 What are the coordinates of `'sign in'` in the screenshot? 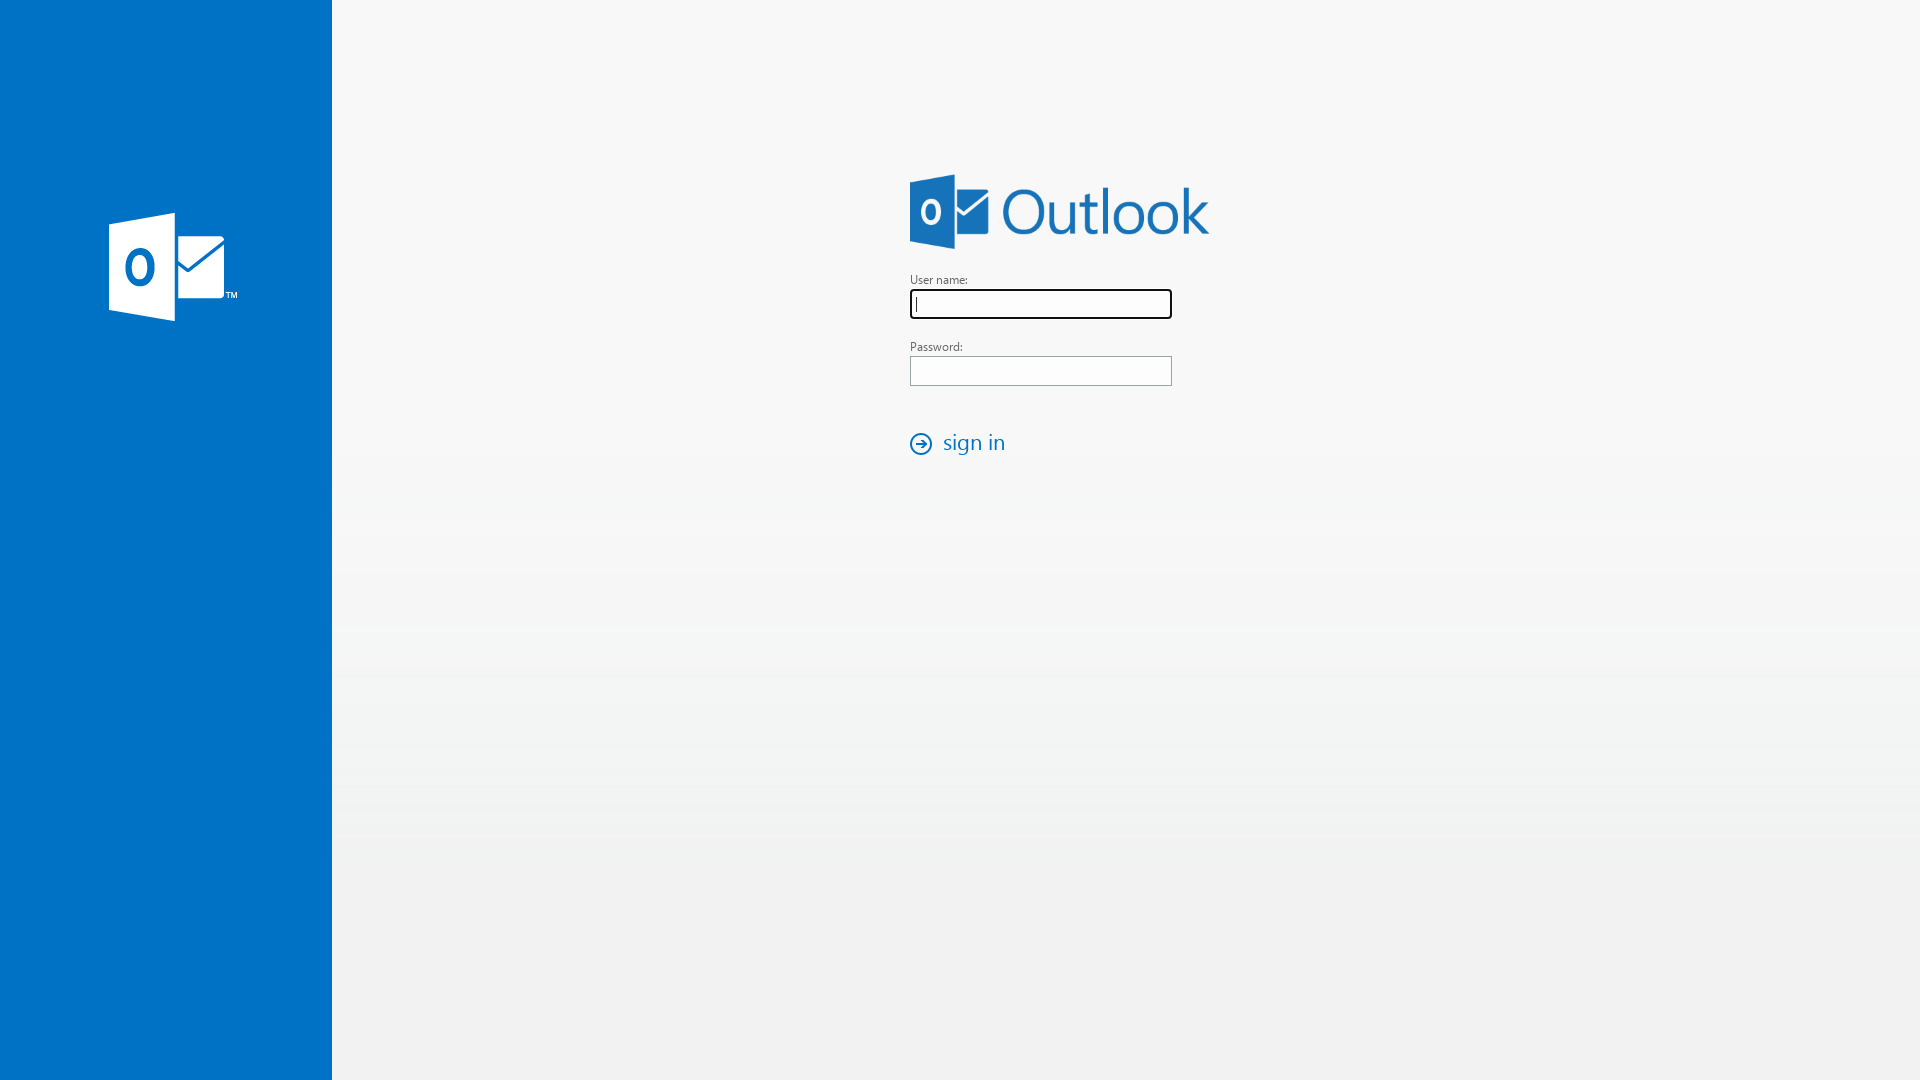 It's located at (963, 442).